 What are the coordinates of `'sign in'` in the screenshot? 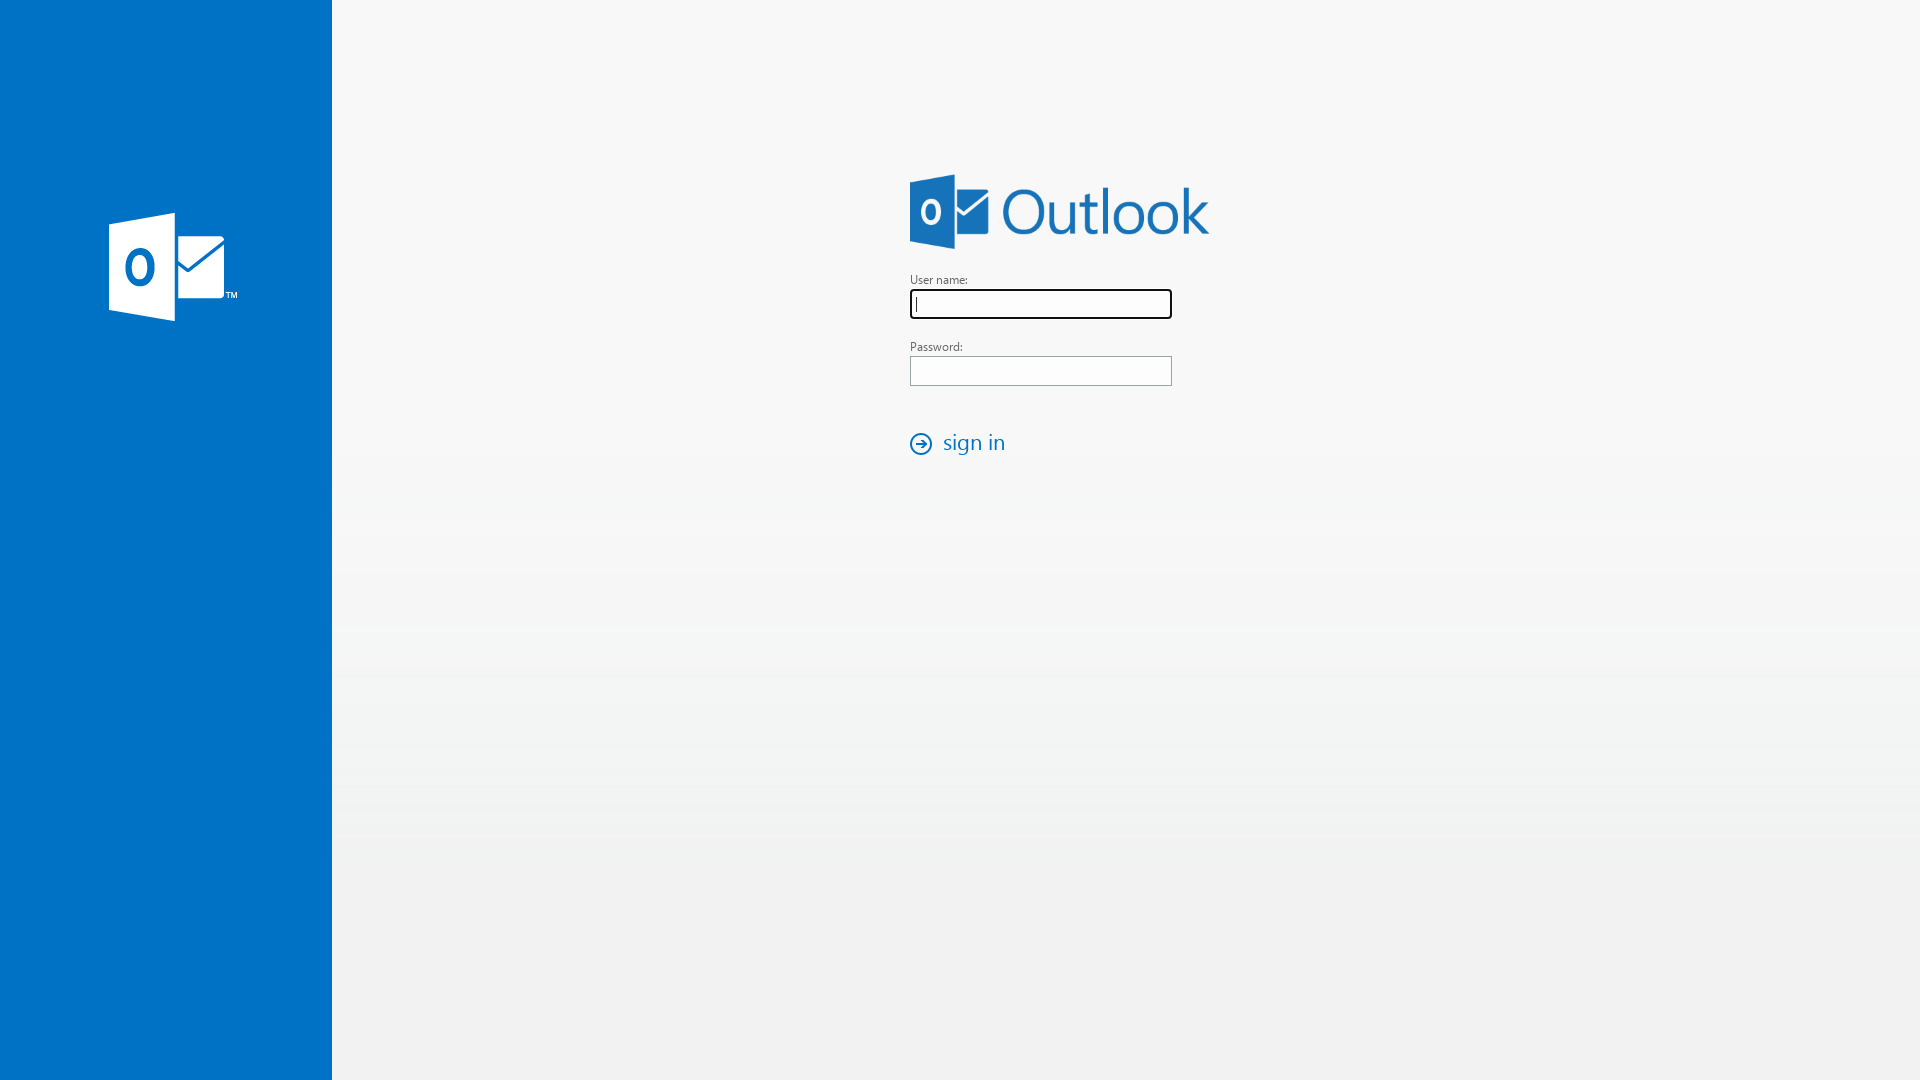 It's located at (963, 442).